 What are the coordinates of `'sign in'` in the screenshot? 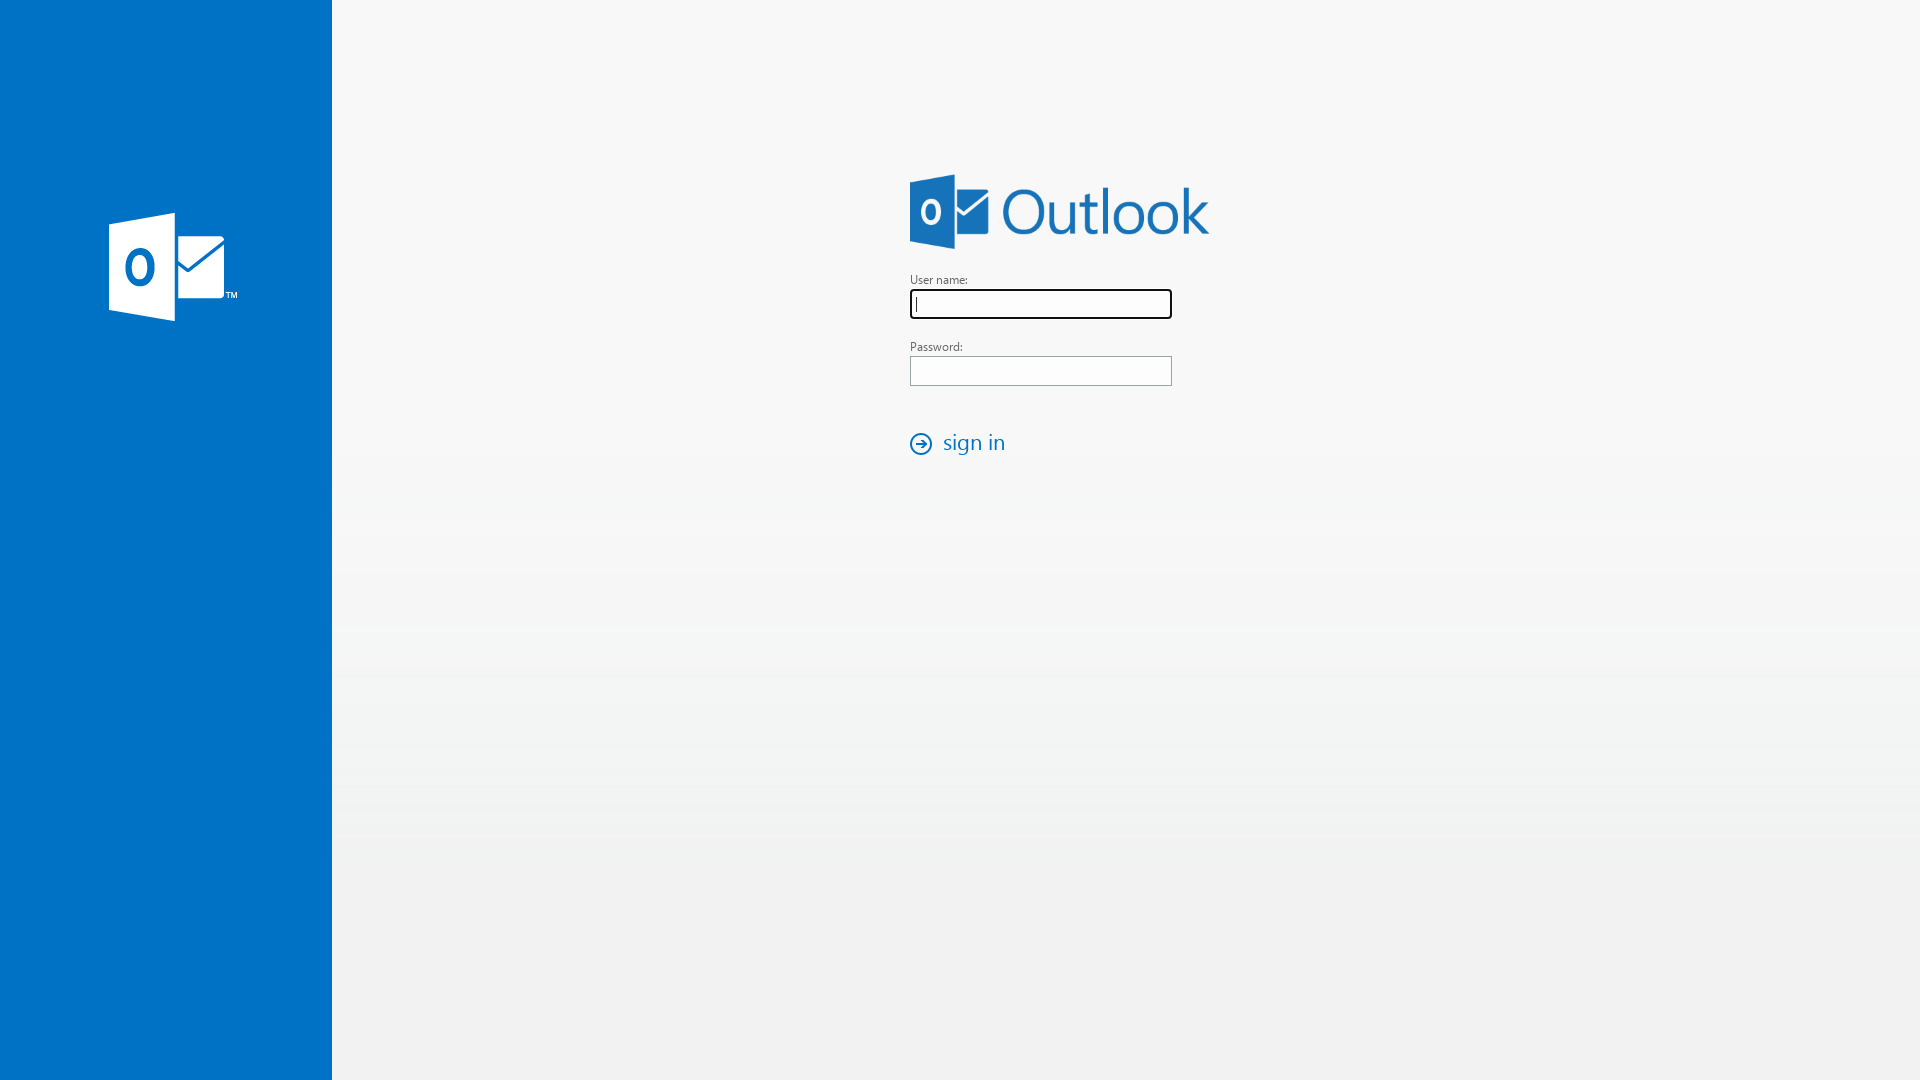 It's located at (963, 442).